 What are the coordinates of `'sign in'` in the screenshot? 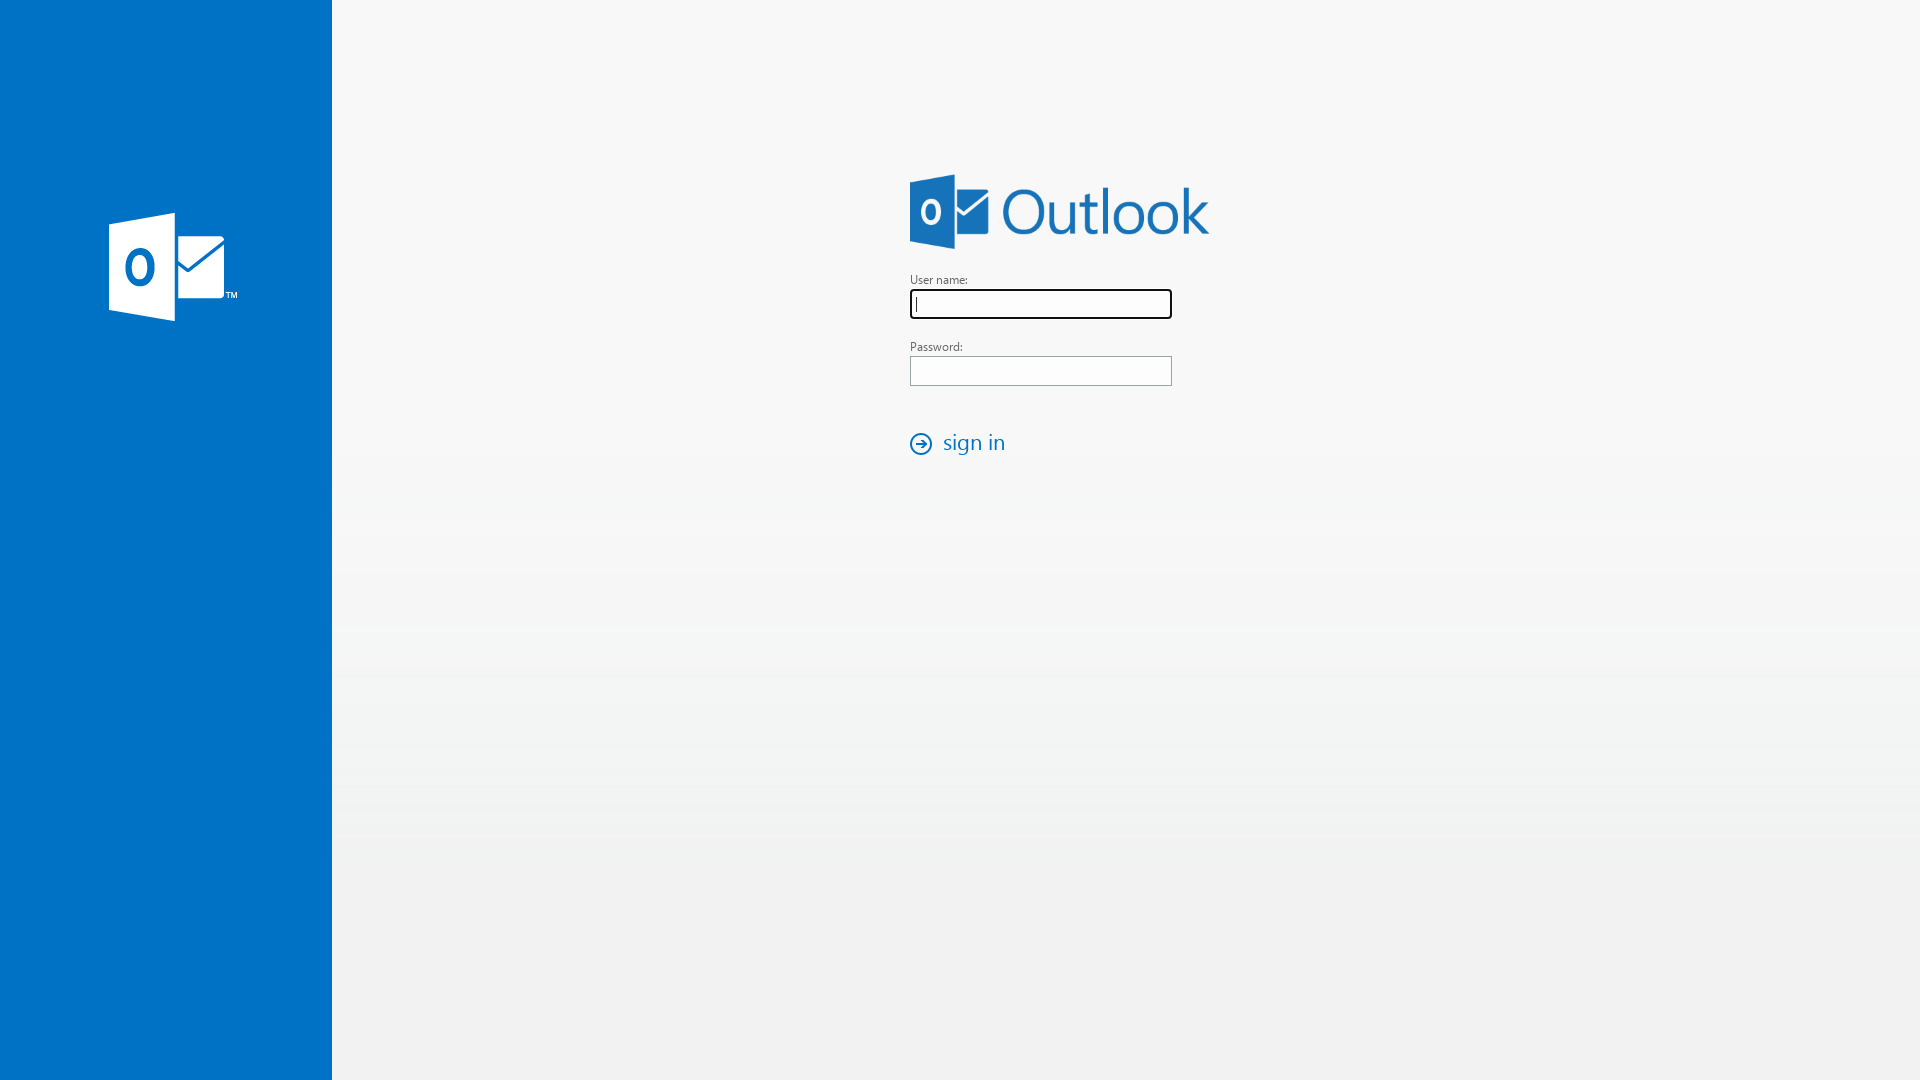 It's located at (963, 442).